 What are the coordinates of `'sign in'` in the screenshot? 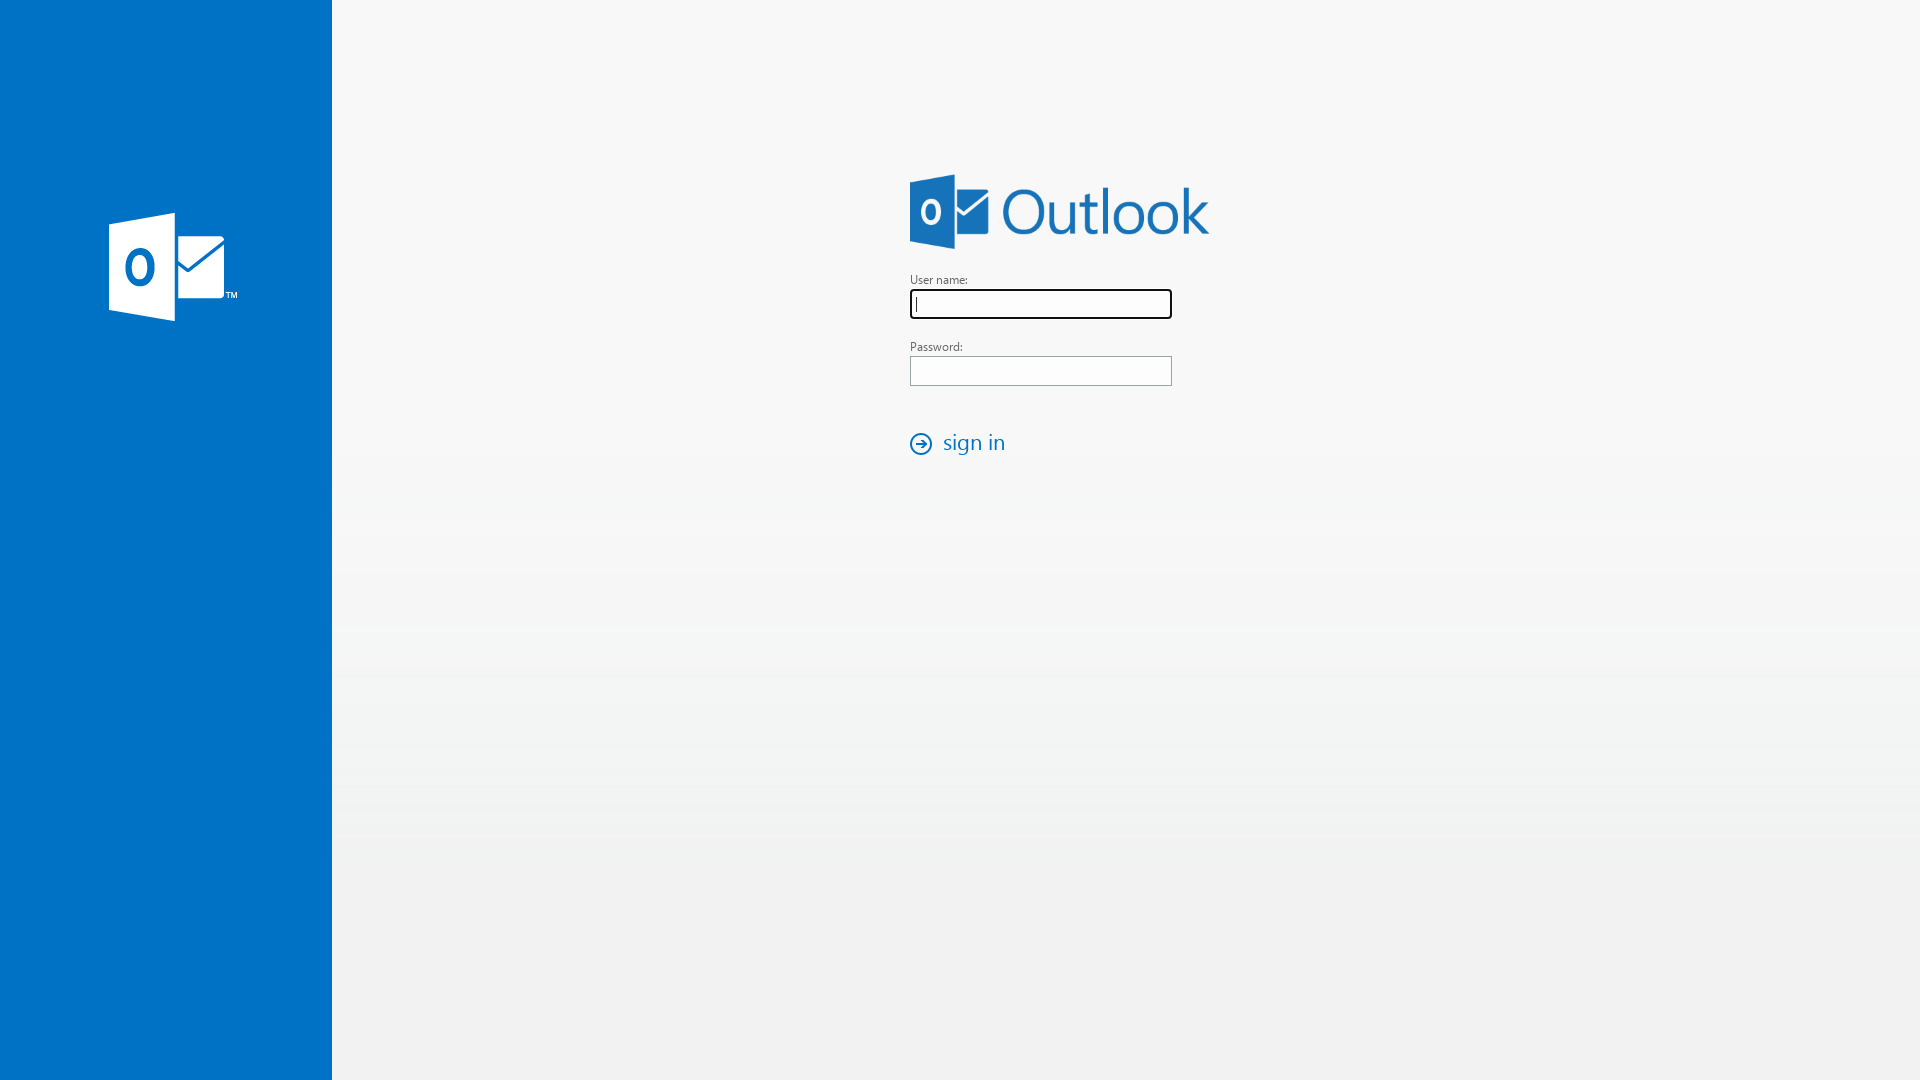 It's located at (963, 442).